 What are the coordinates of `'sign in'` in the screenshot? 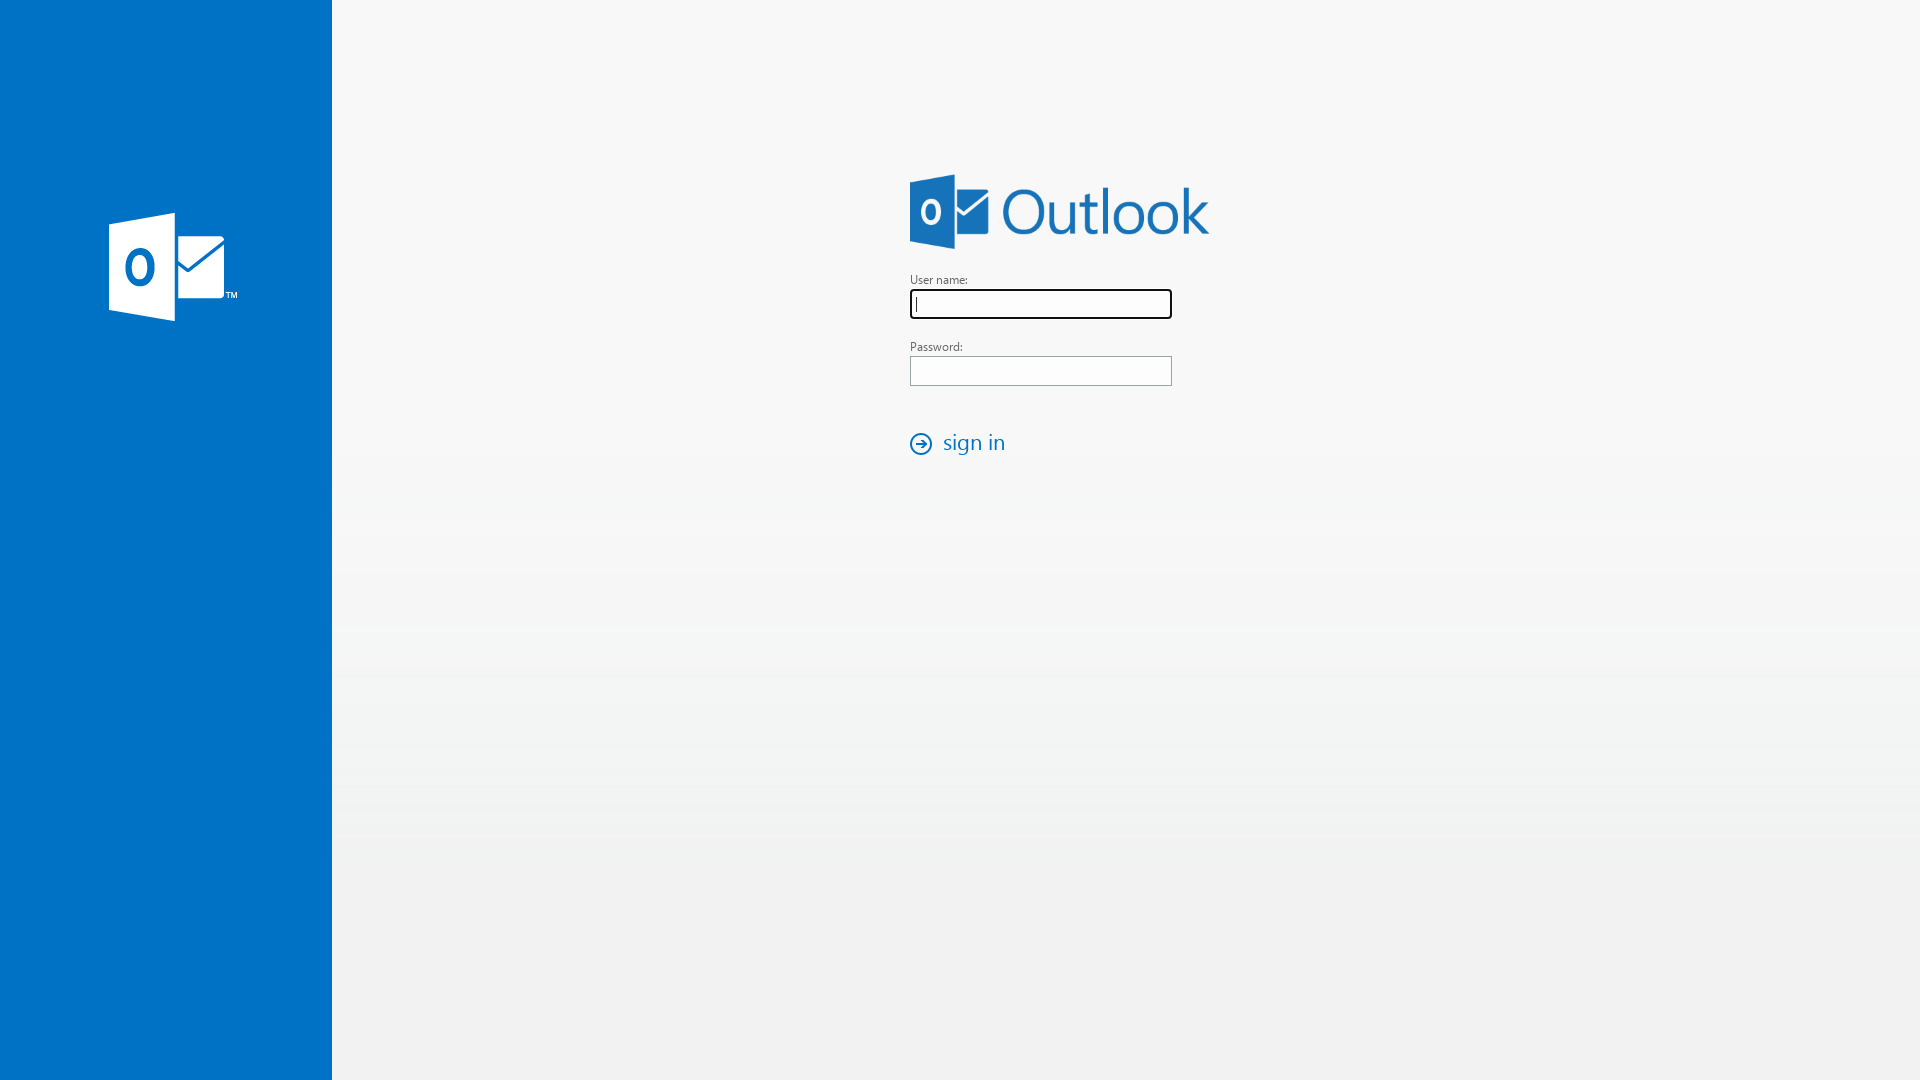 It's located at (963, 442).